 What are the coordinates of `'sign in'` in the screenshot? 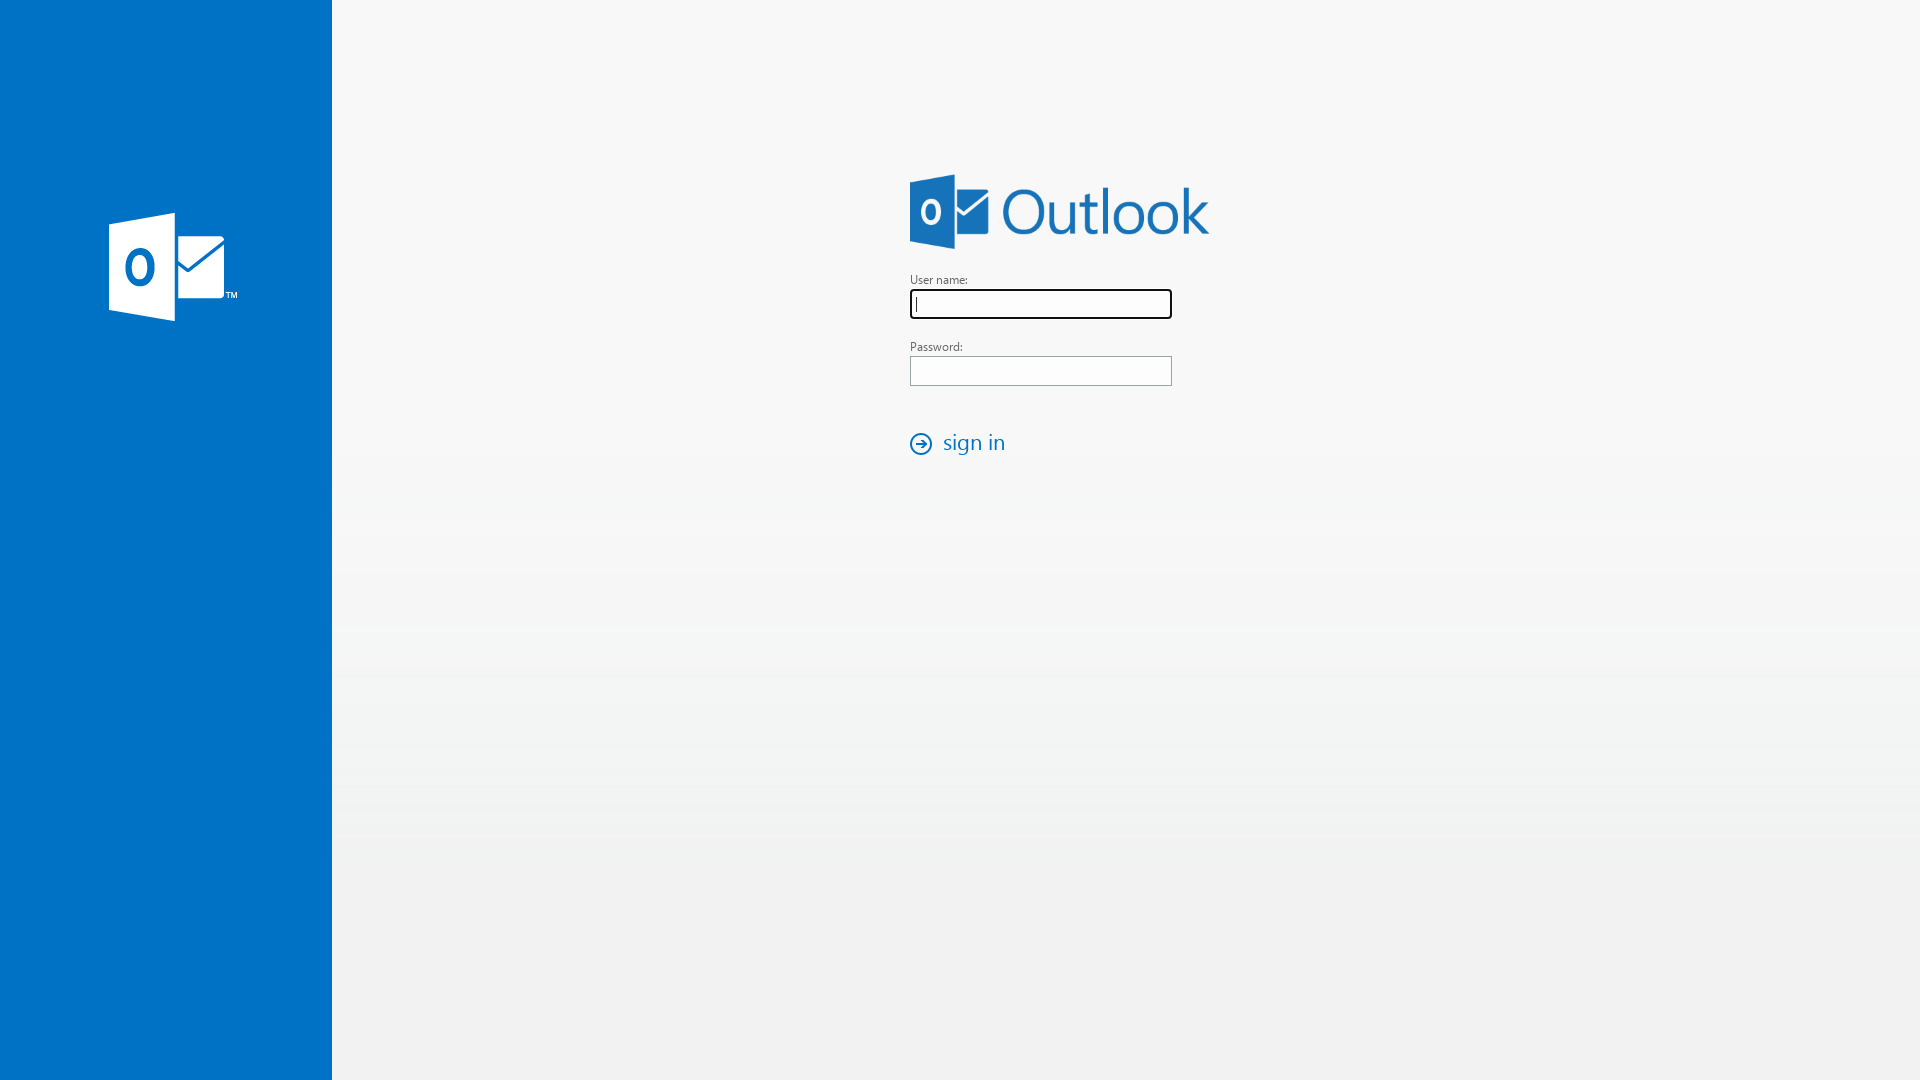 It's located at (963, 442).